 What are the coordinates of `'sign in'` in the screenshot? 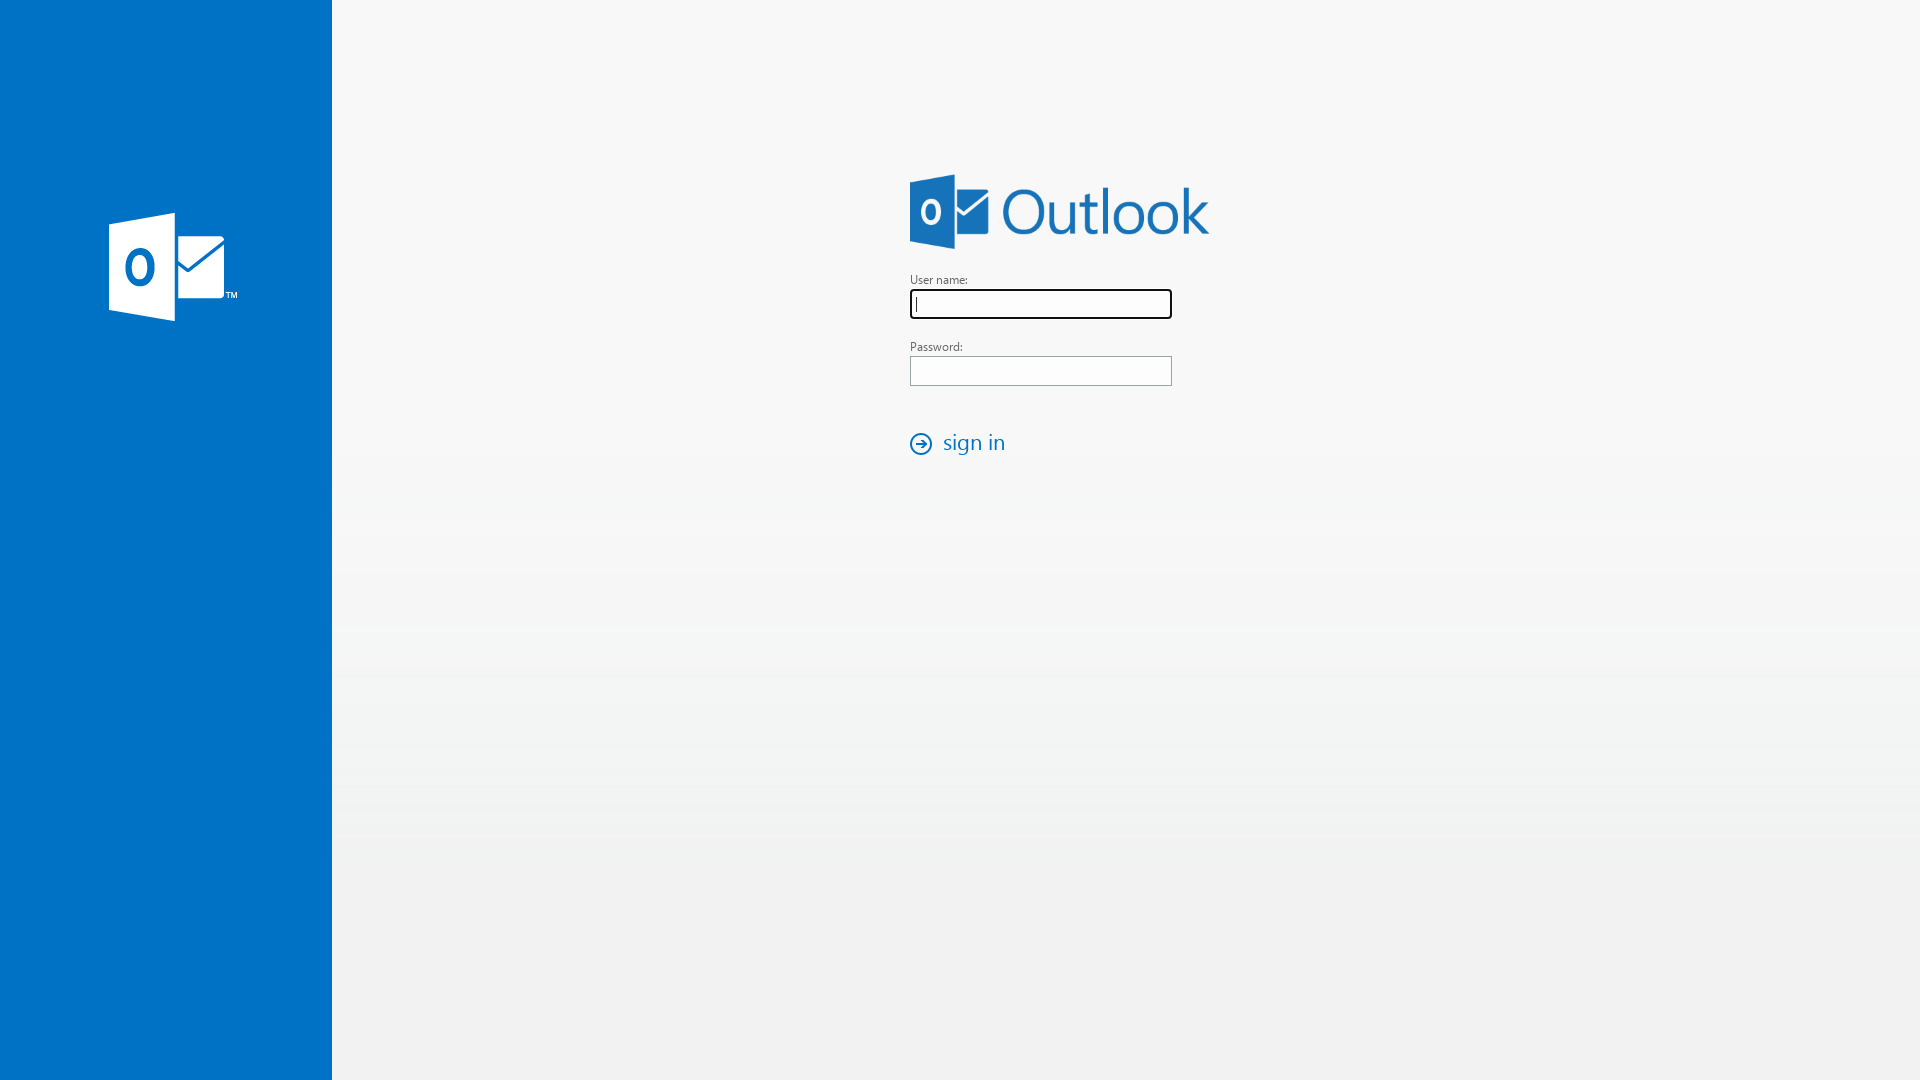 It's located at (963, 442).